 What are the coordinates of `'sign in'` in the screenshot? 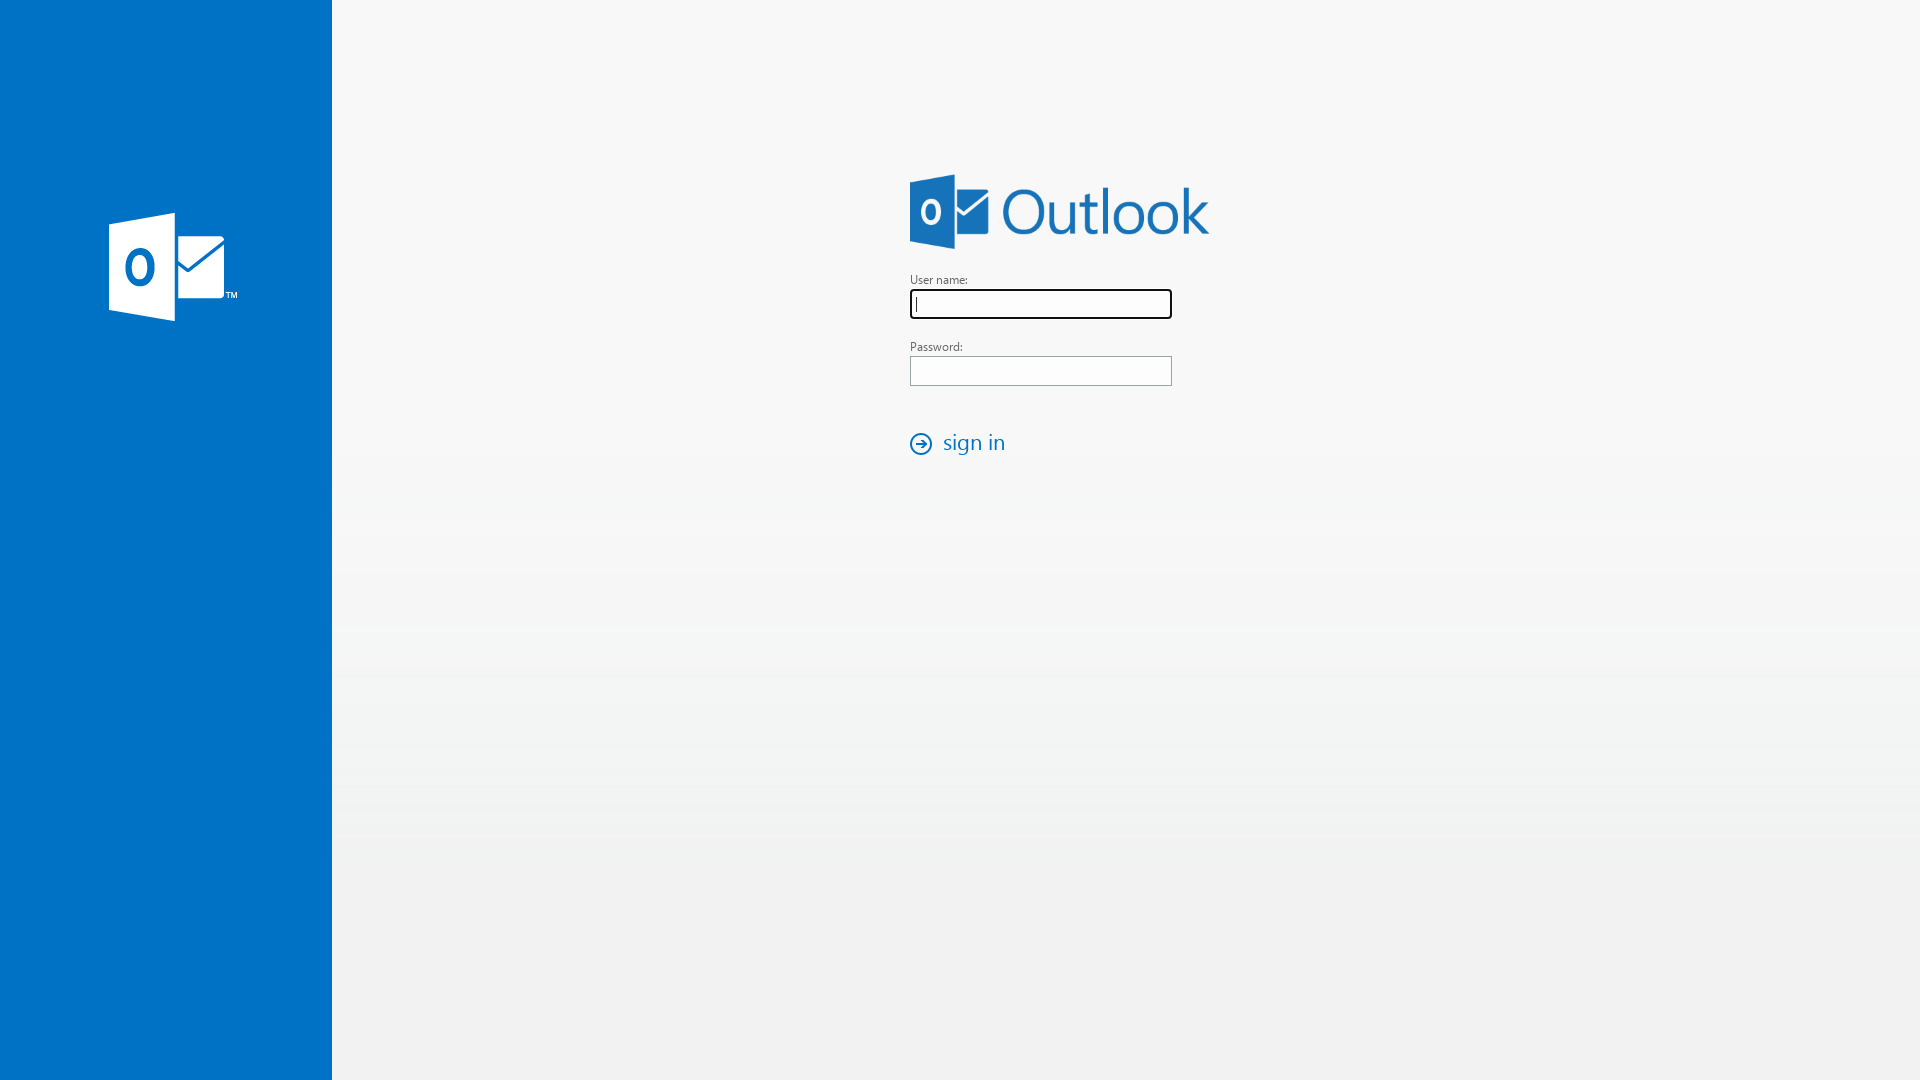 It's located at (963, 442).